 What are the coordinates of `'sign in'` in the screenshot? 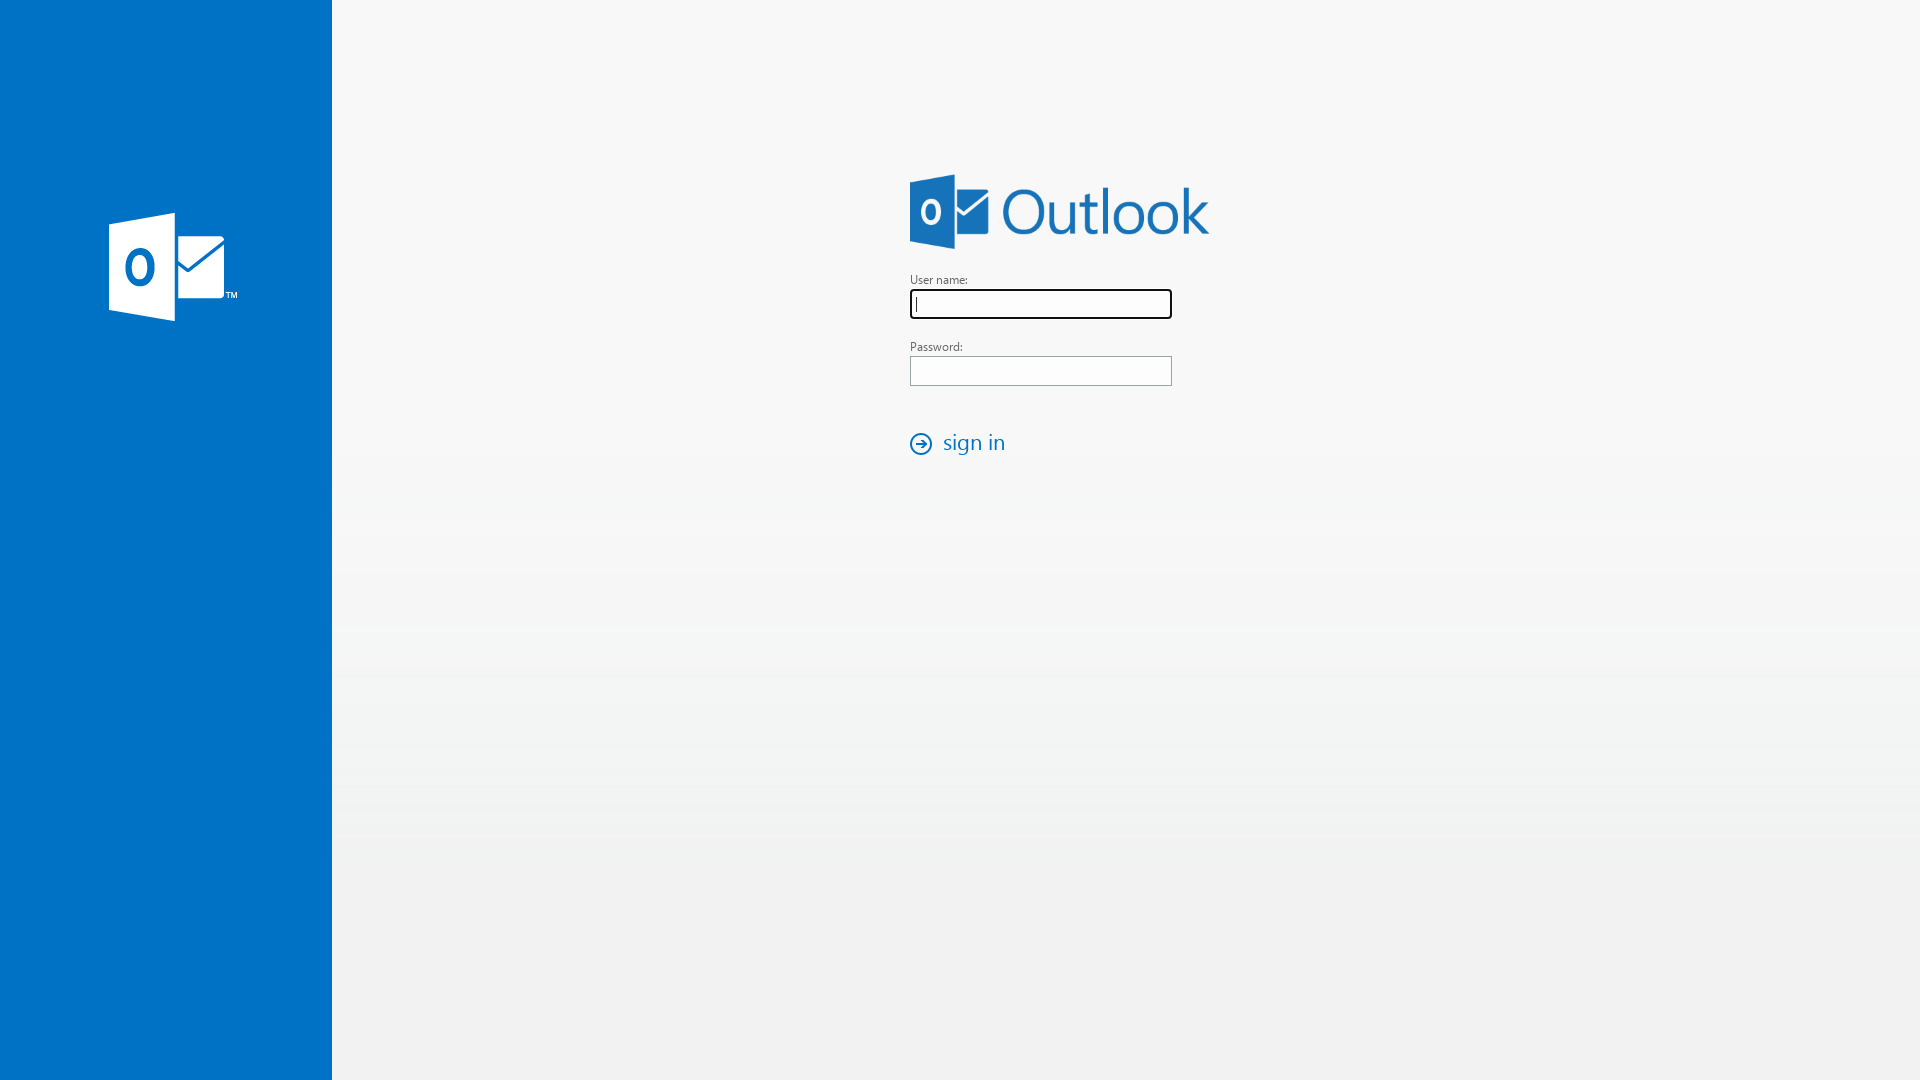 It's located at (963, 442).